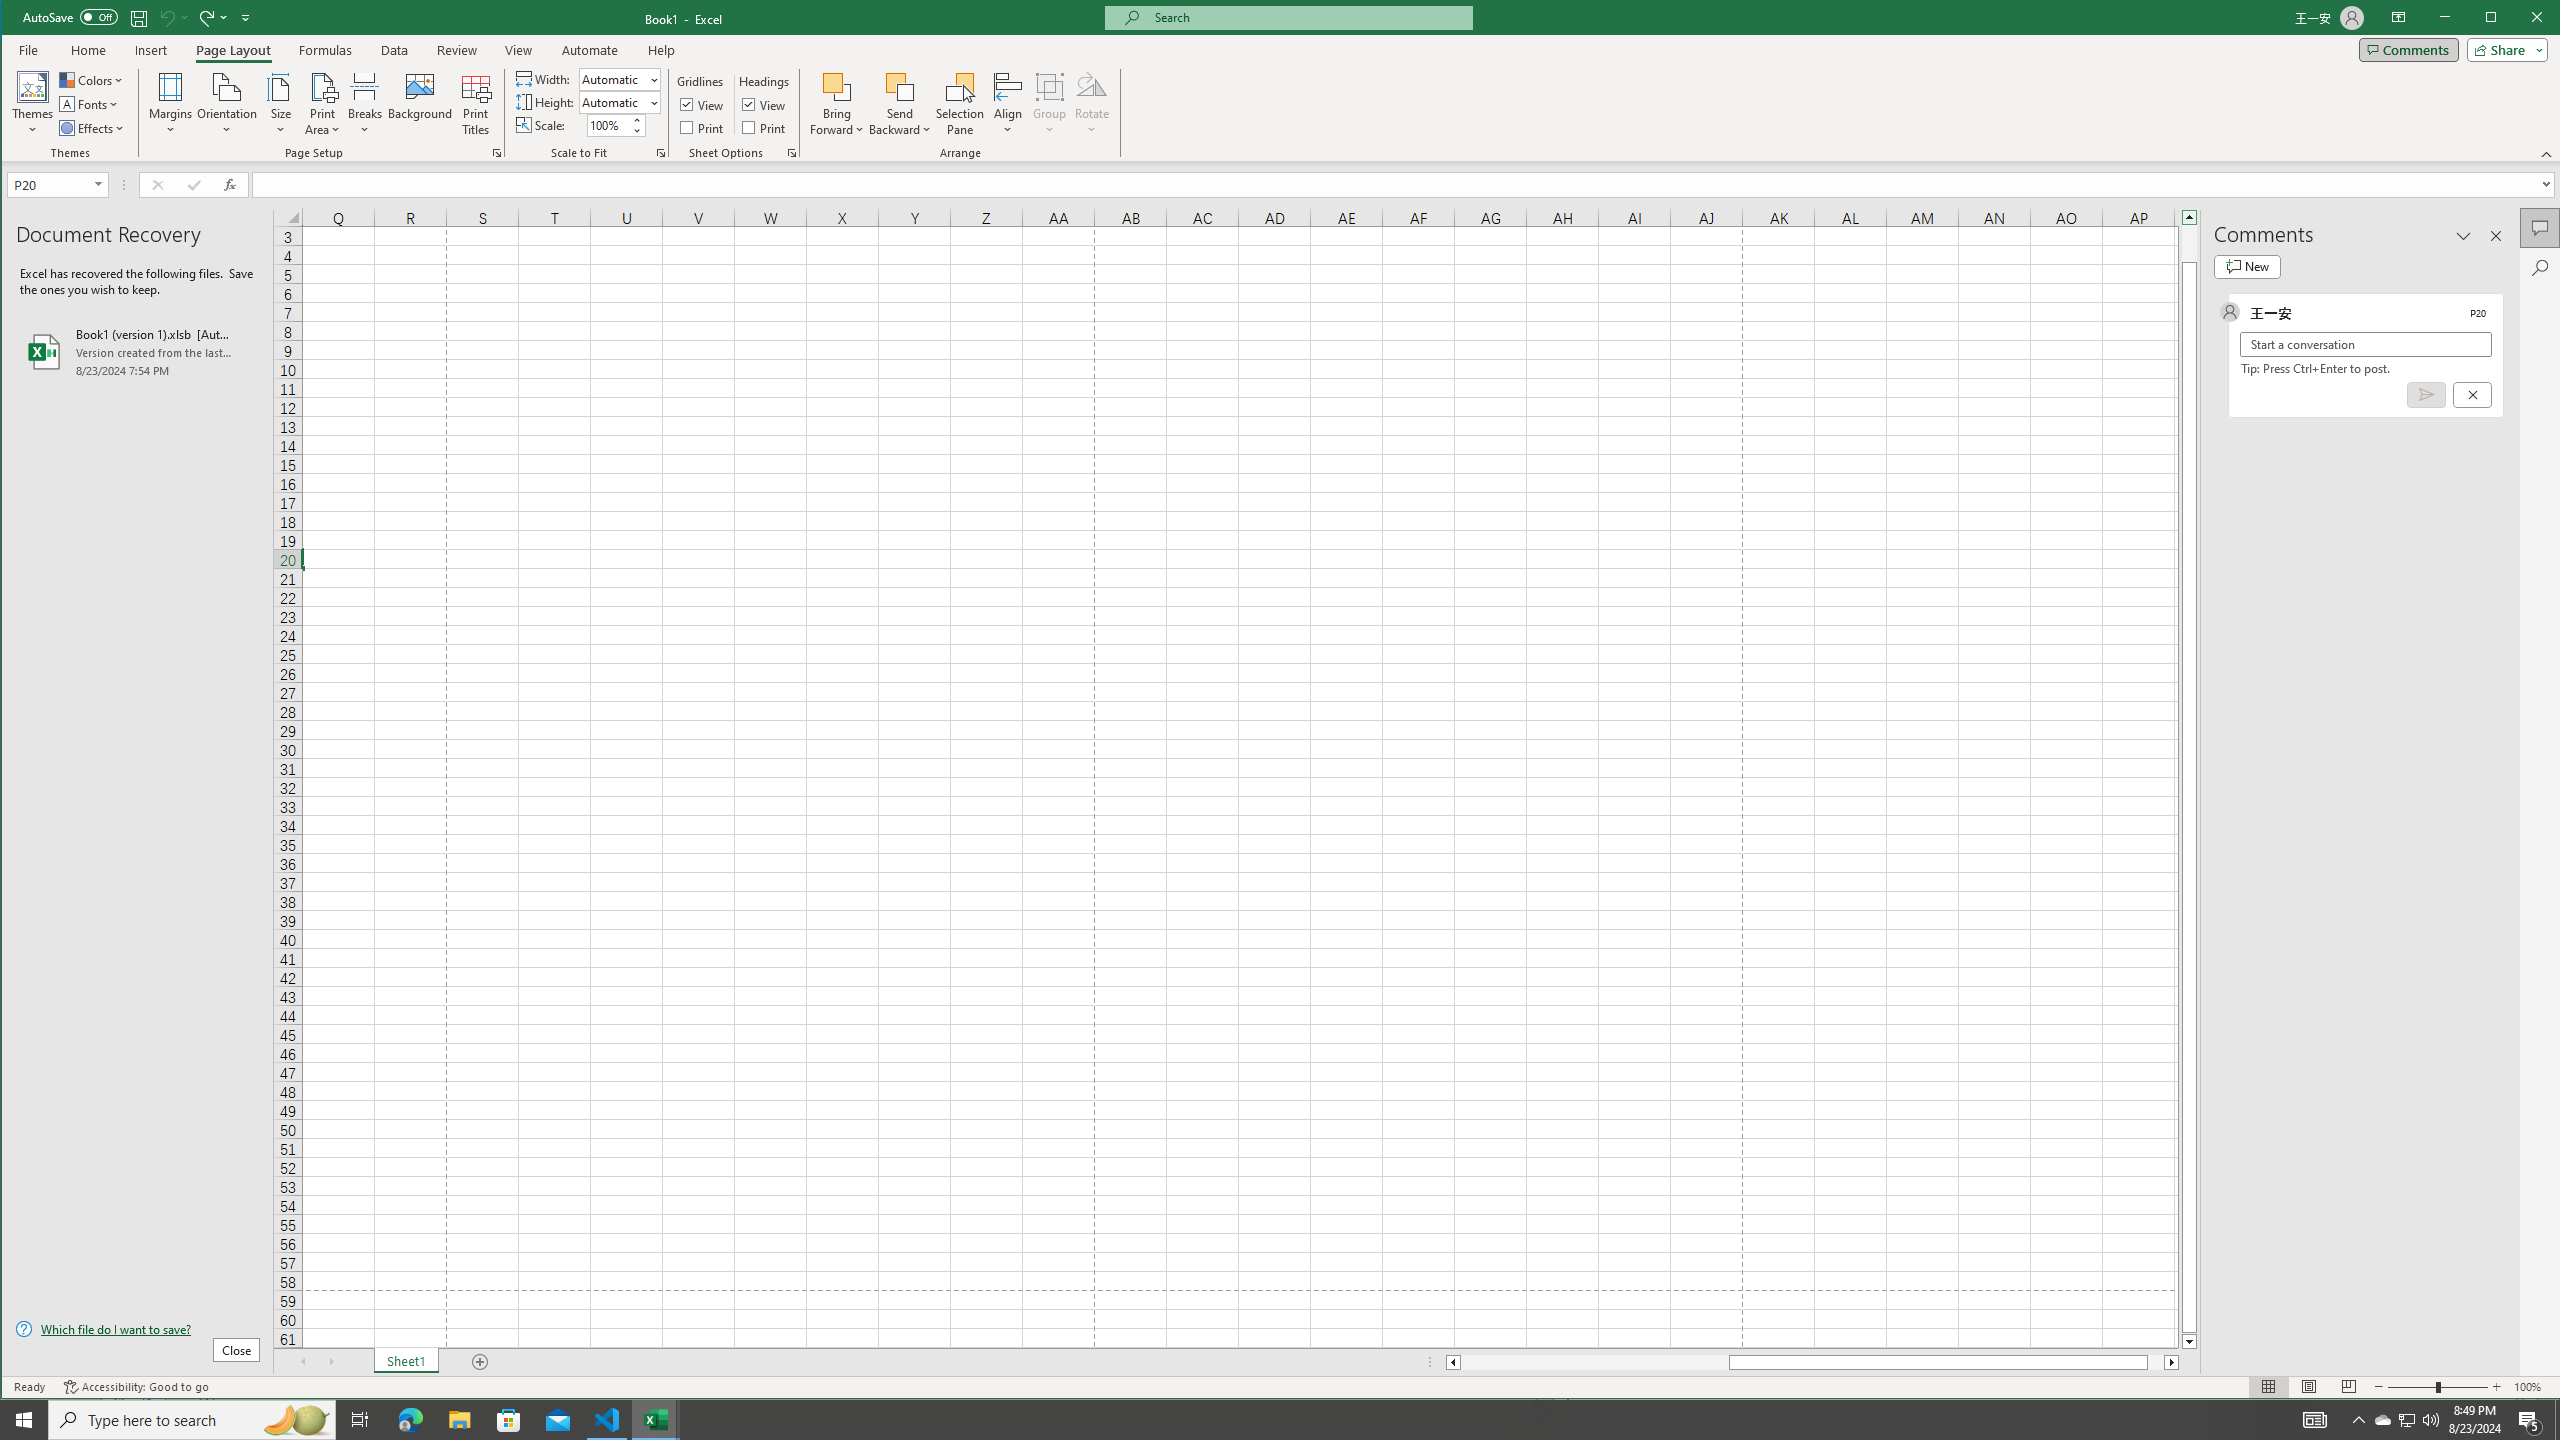 The width and height of the screenshot is (2560, 1440). Describe the element at coordinates (322, 103) in the screenshot. I see `'Print Area'` at that location.